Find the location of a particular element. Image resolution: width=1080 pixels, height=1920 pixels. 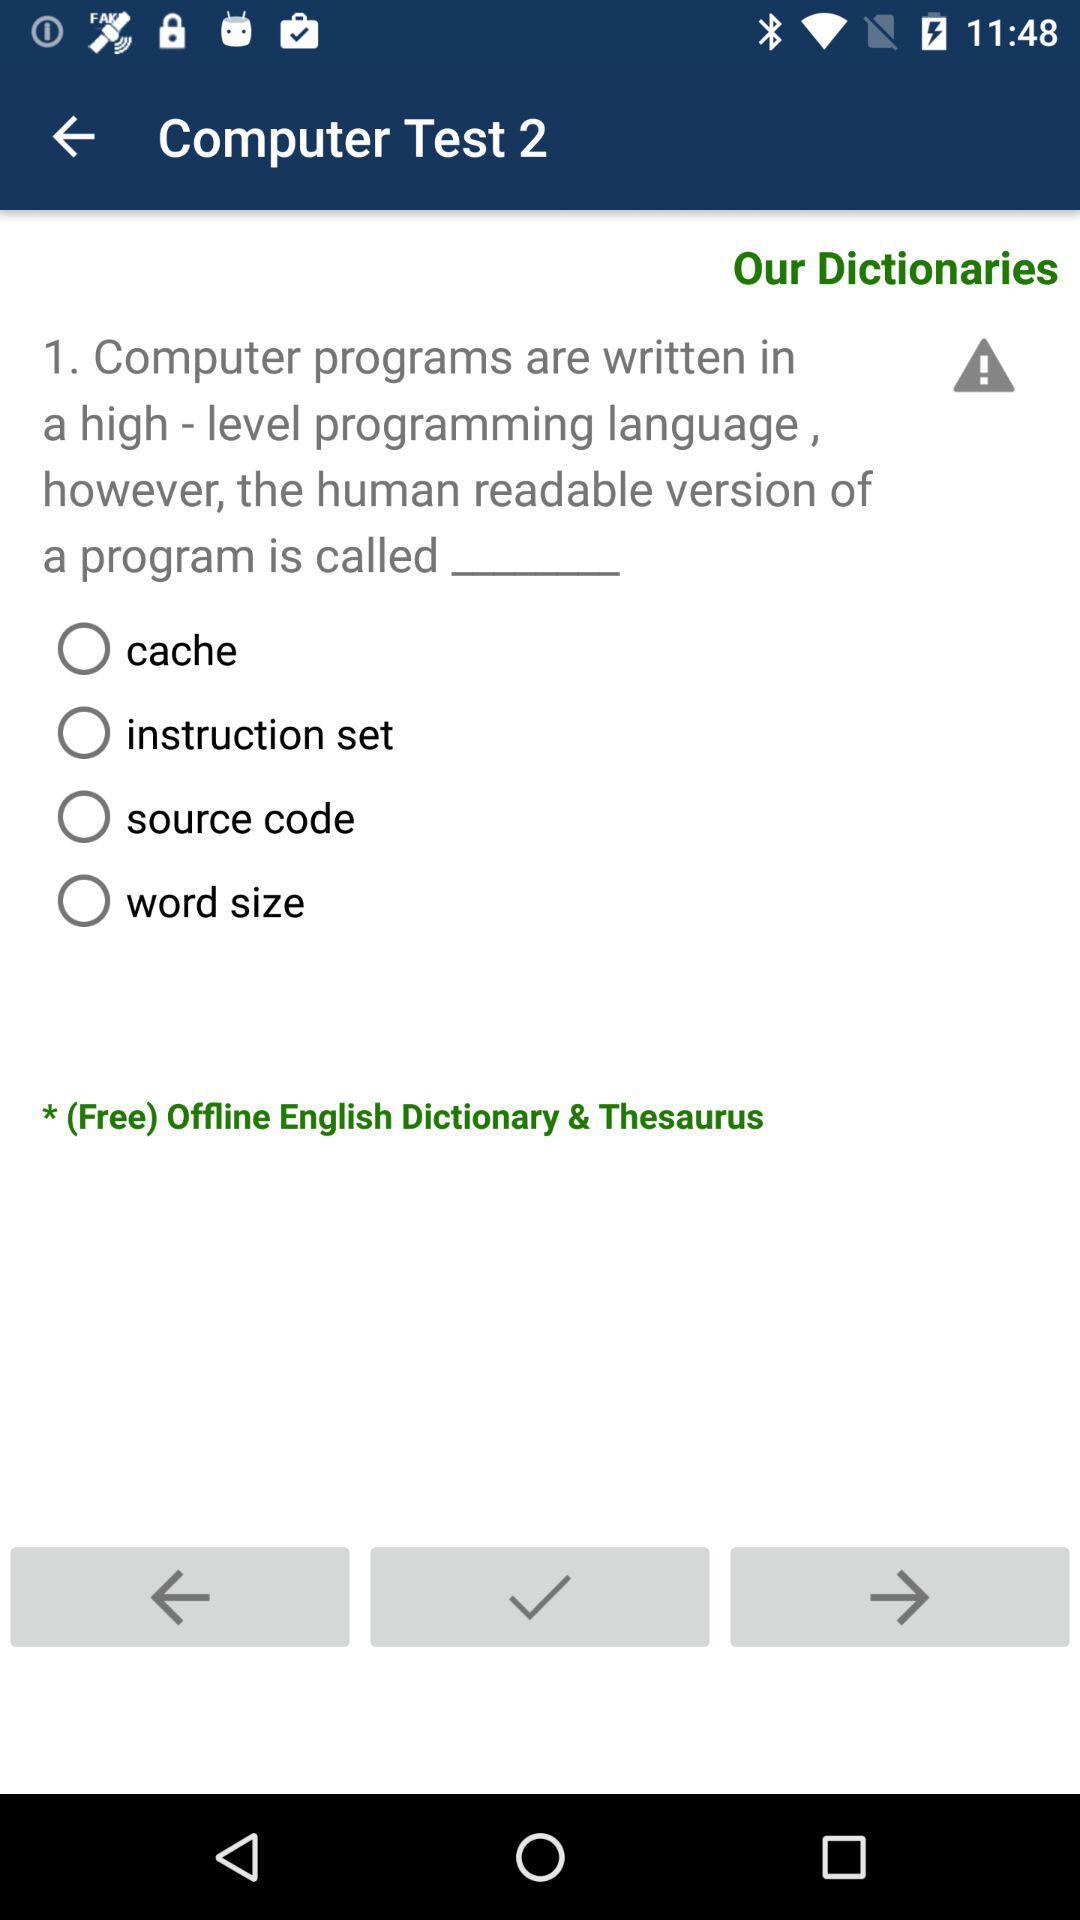

the item above our dictionaries is located at coordinates (72, 135).